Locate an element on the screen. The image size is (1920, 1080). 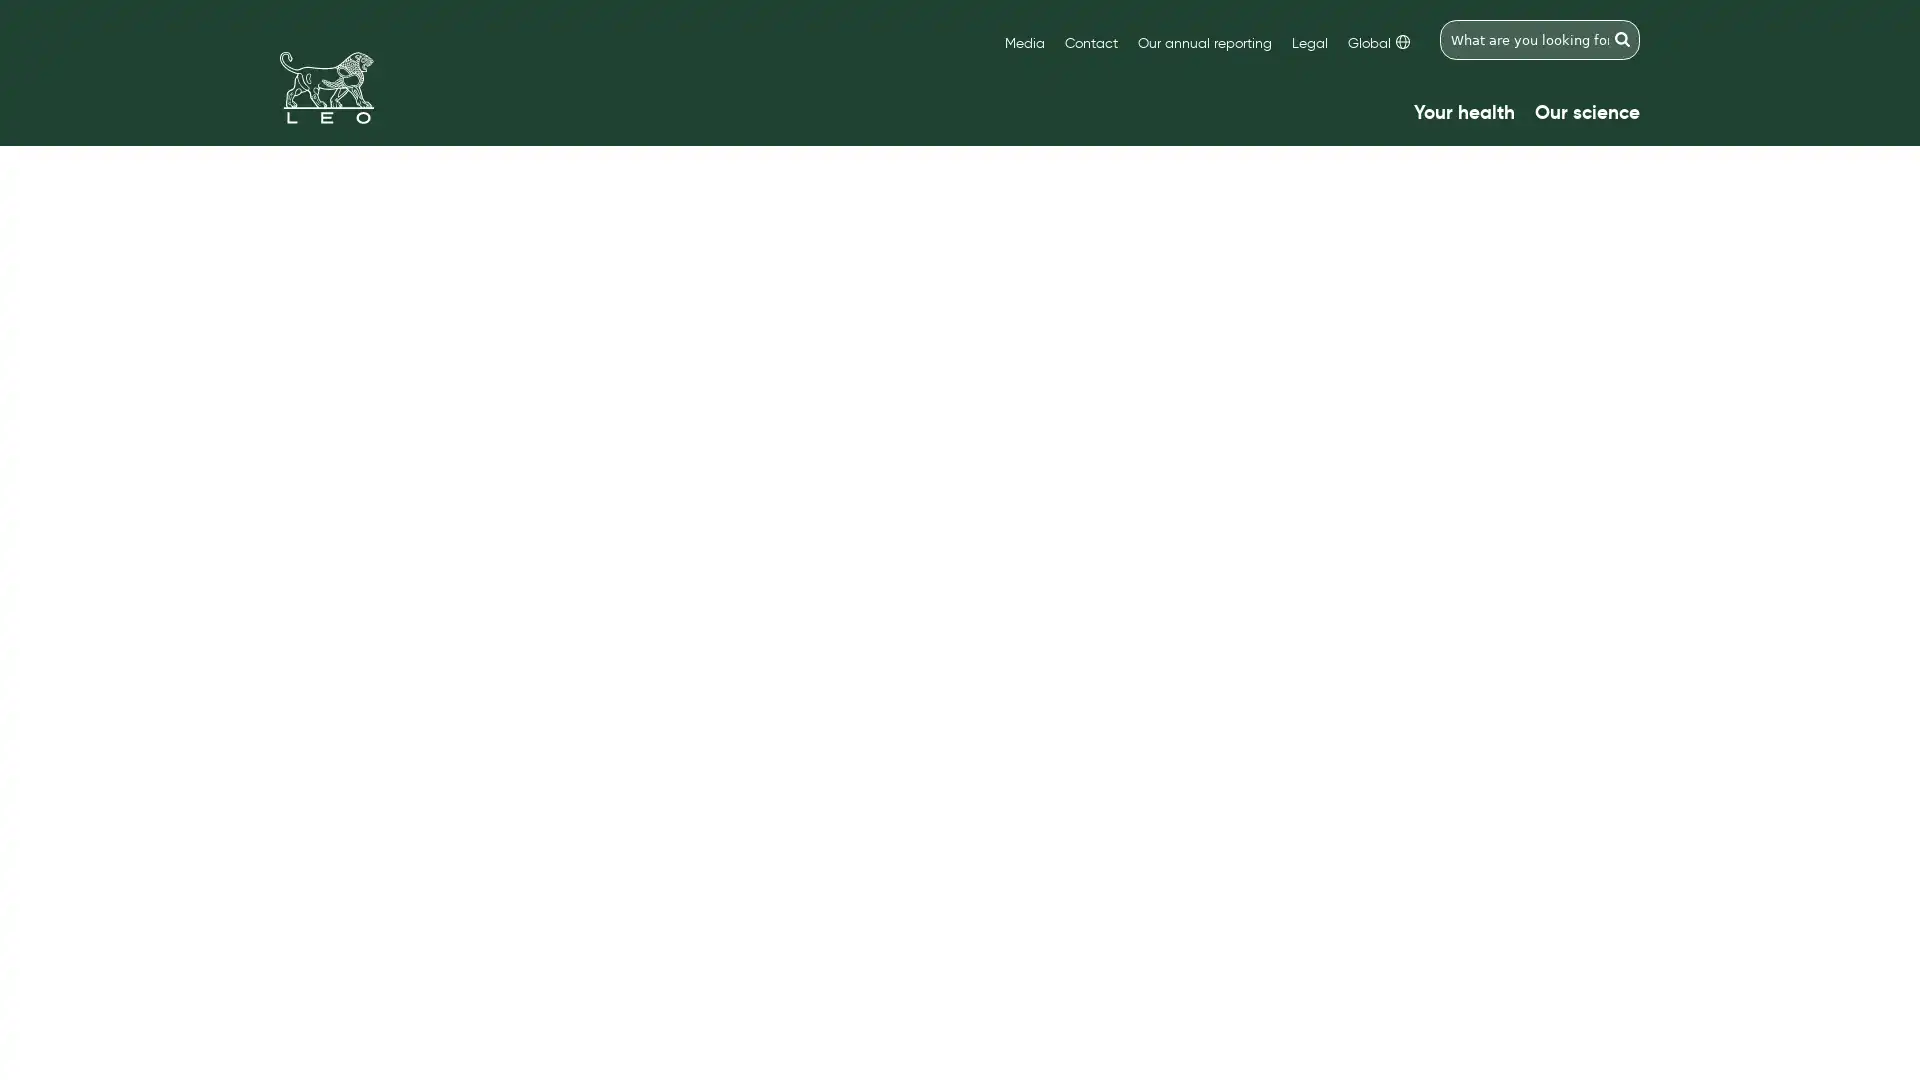
Submit search is located at coordinates (1622, 39).